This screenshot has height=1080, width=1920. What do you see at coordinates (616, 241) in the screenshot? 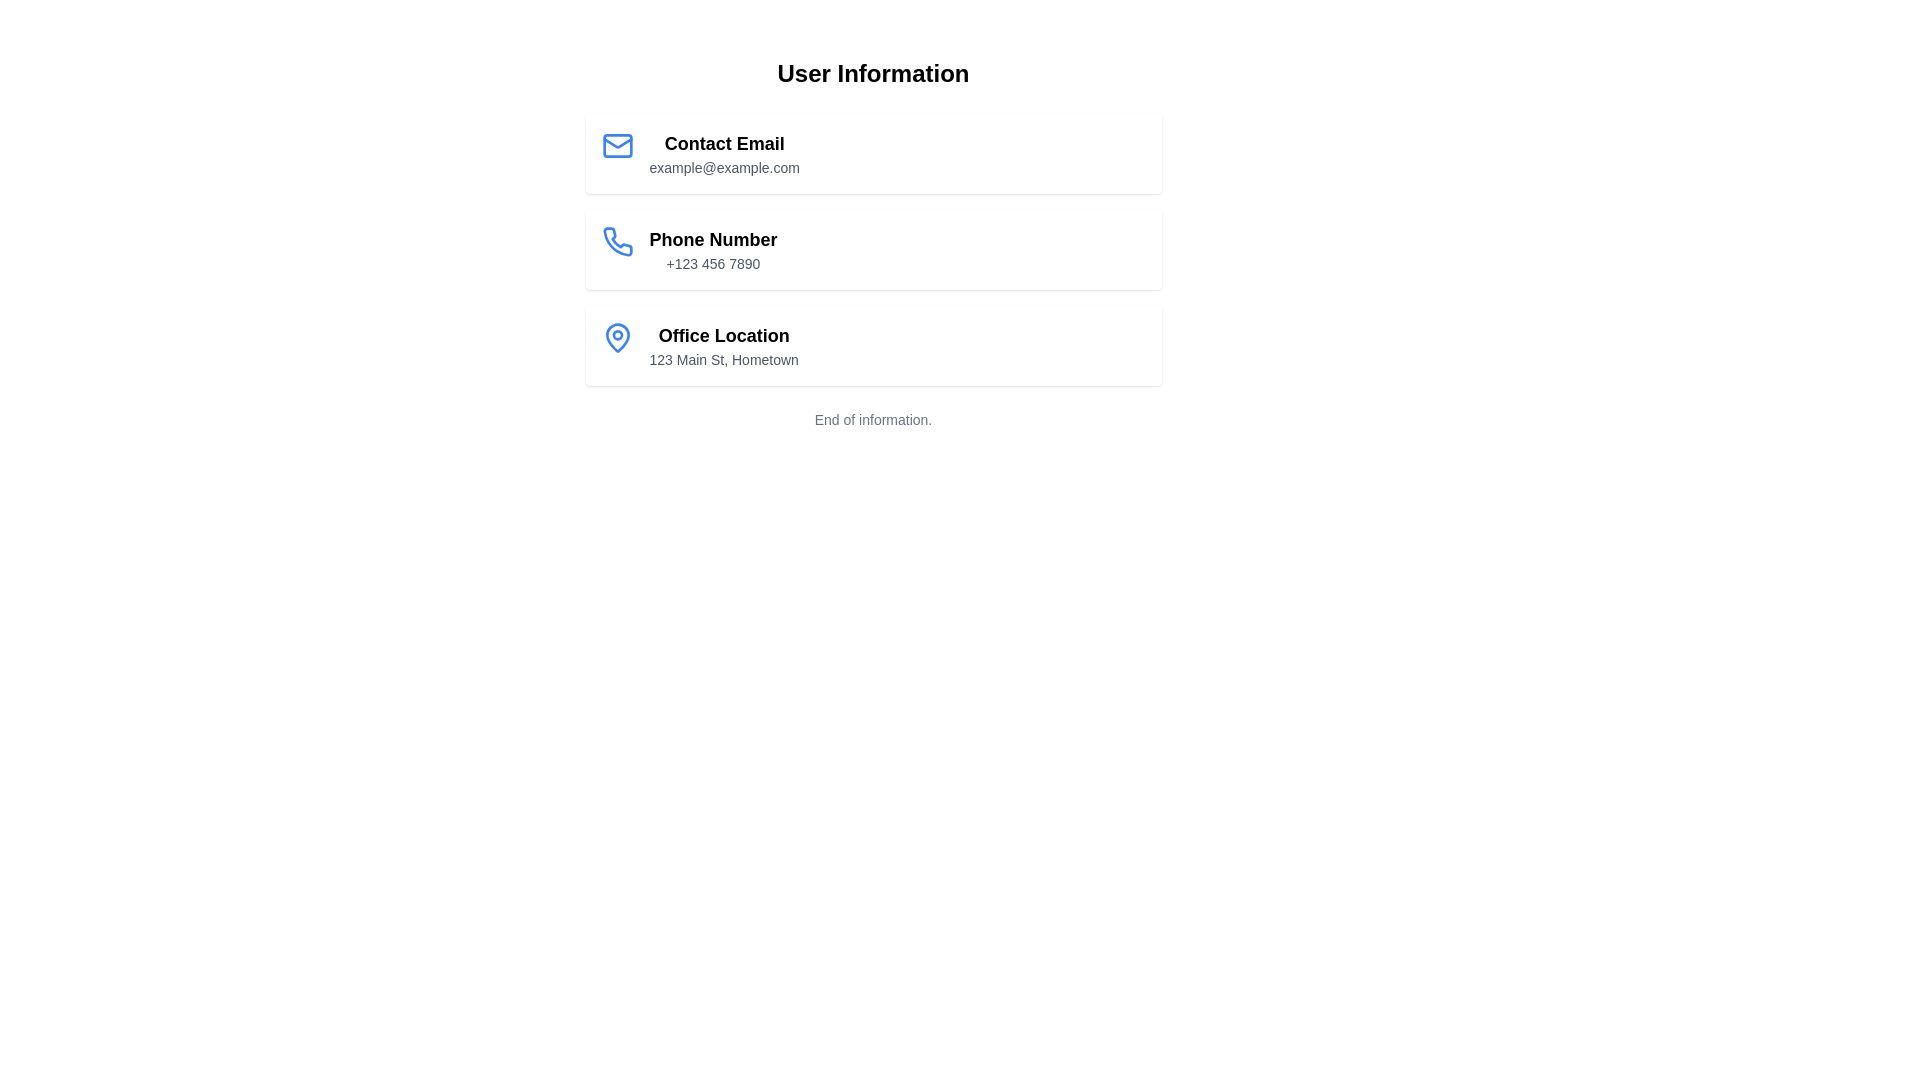
I see `the blue telephone receiver icon in the 'Phone Number' section, located at the leftmost part of the second row of the user information list` at bounding box center [616, 241].